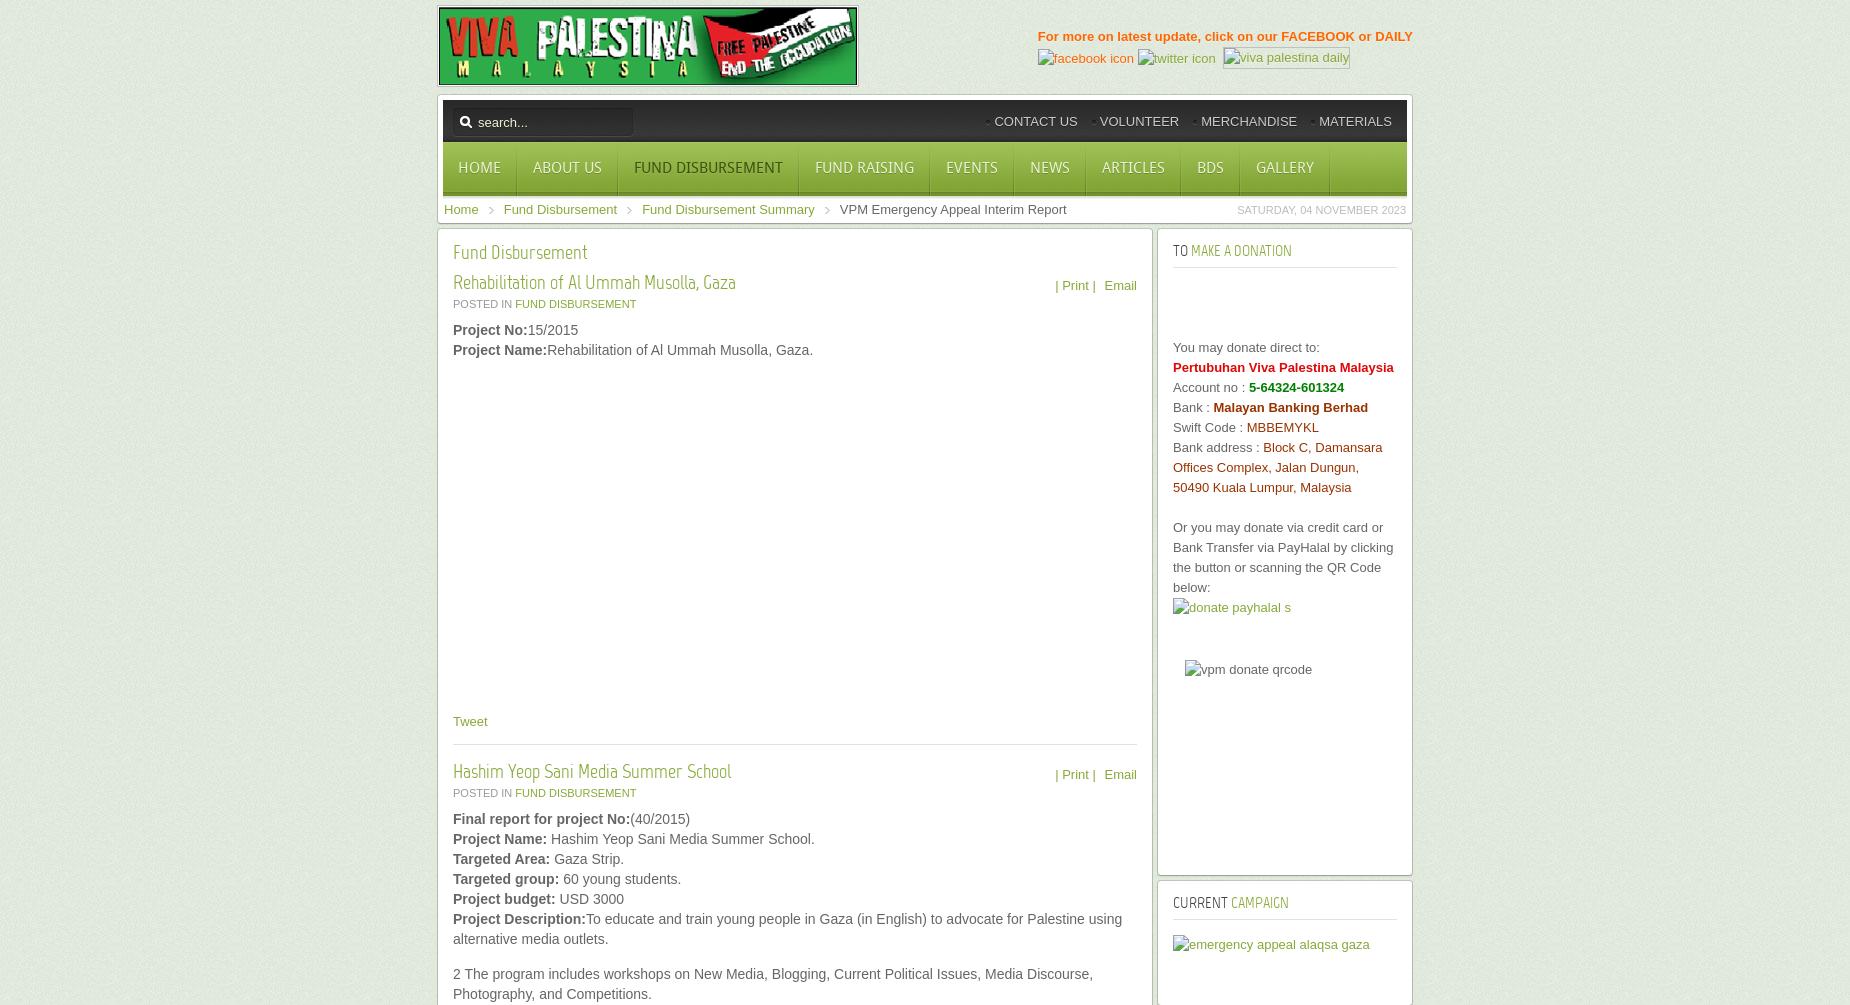 The width and height of the screenshot is (1850, 1005). Describe the element at coordinates (629, 818) in the screenshot. I see `'(40/2015)'` at that location.